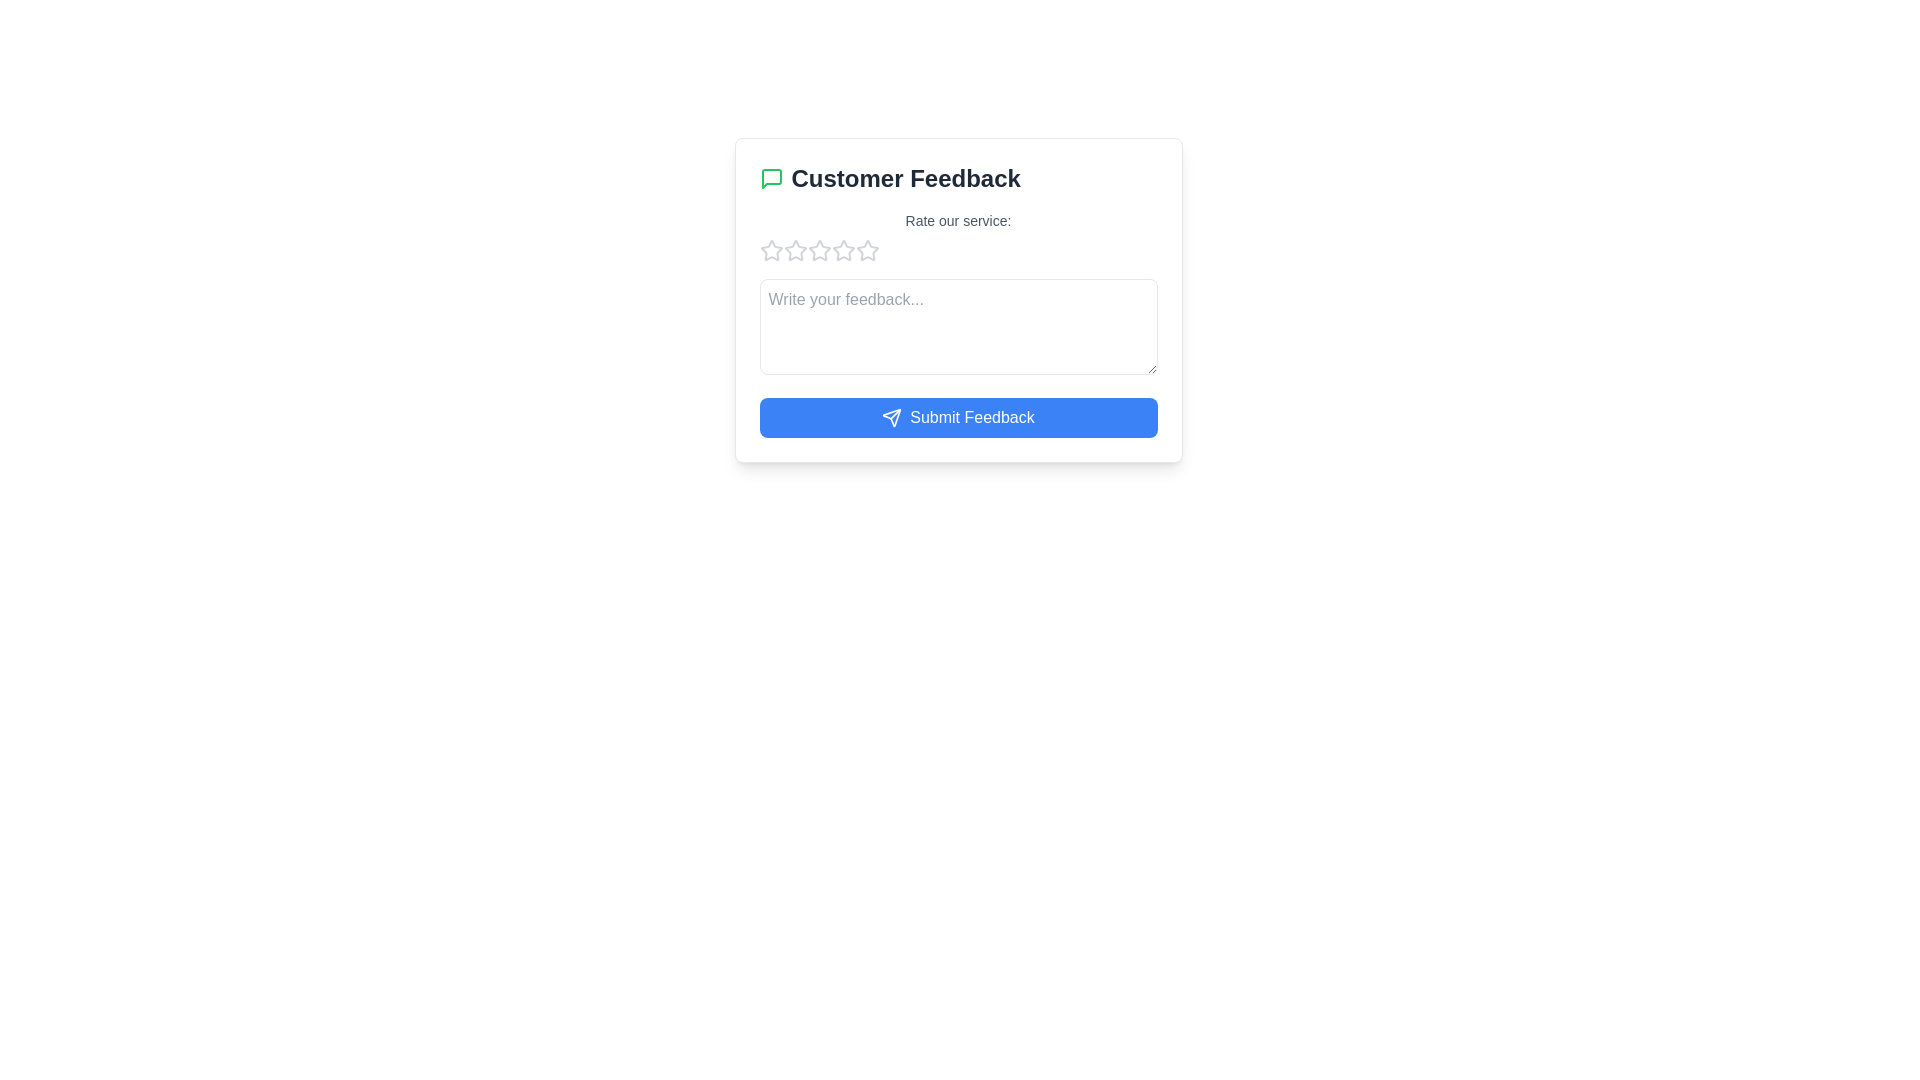 The width and height of the screenshot is (1920, 1080). I want to click on the paper airplane icon located on the left side of the 'Submit Feedback' button, which is blue and features a sharp angular design, so click(891, 416).